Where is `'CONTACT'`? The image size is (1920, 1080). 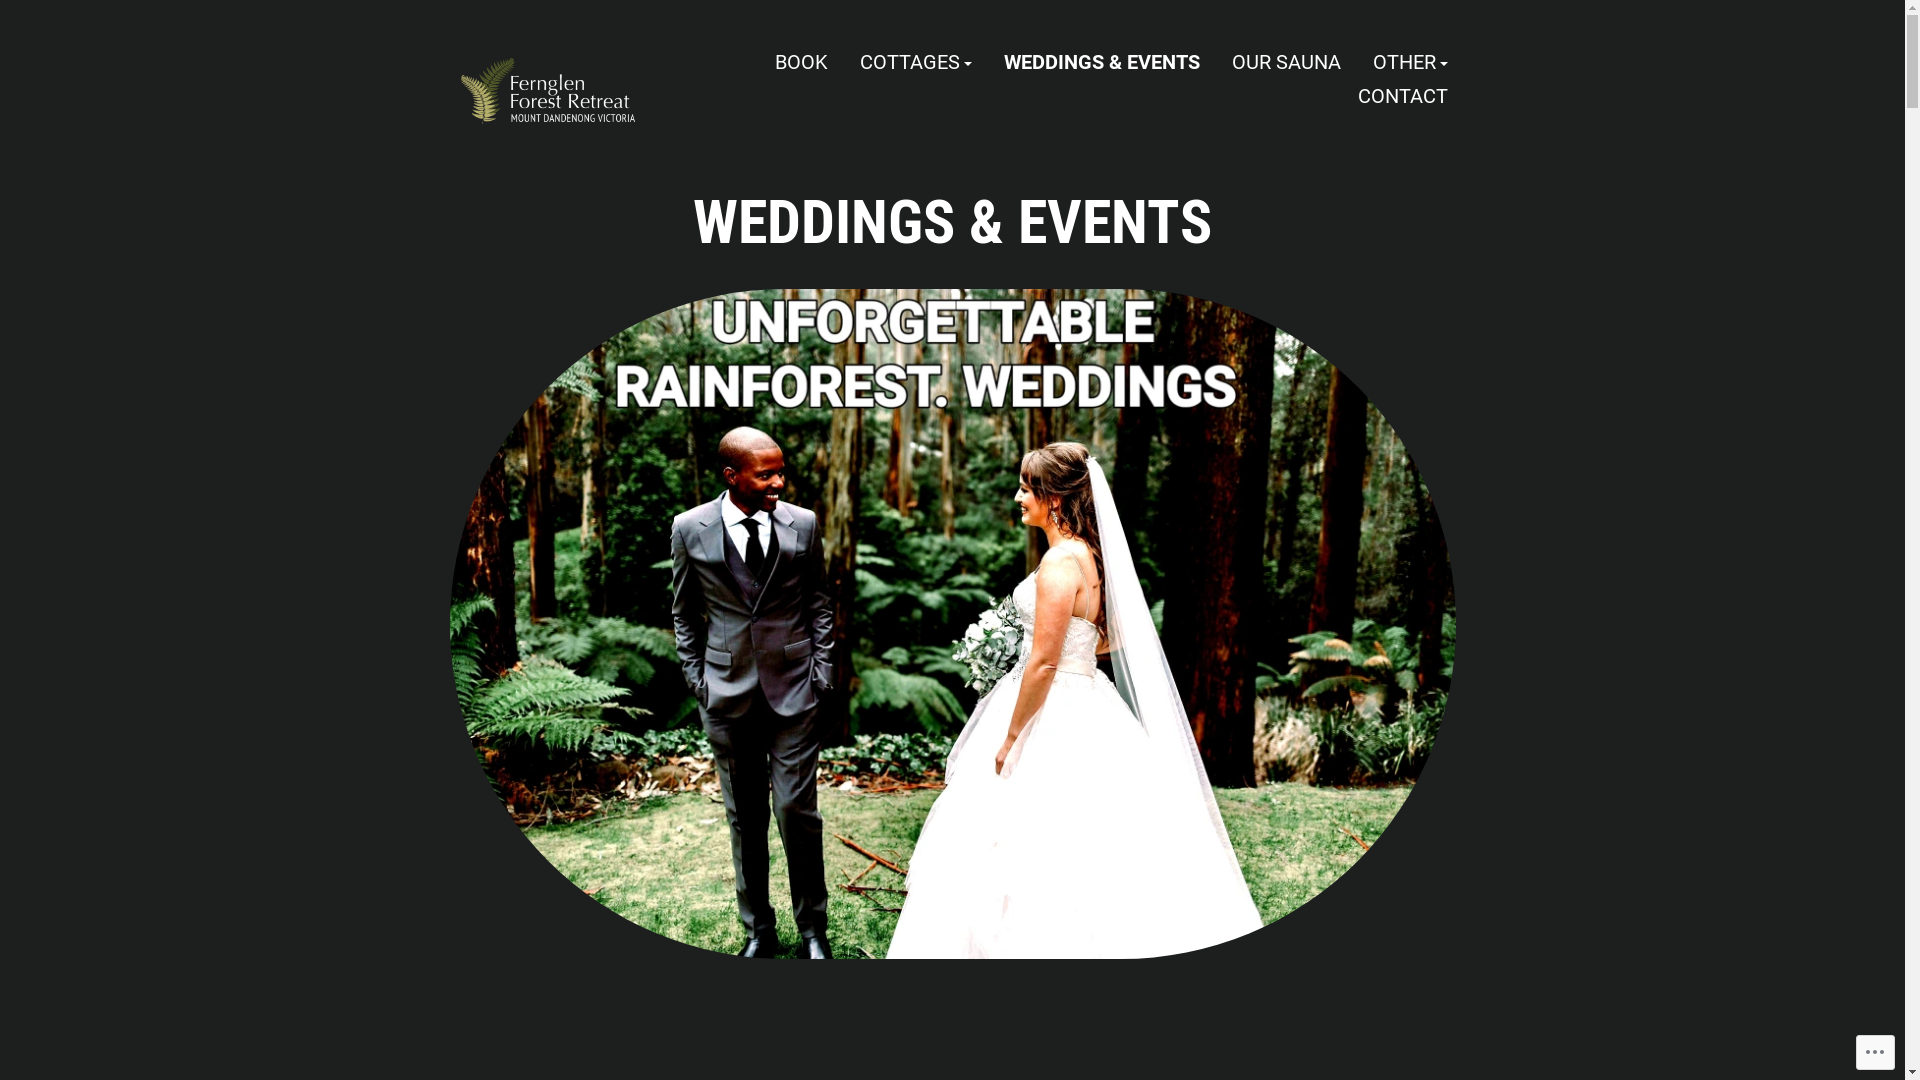 'CONTACT' is located at coordinates (1401, 95).